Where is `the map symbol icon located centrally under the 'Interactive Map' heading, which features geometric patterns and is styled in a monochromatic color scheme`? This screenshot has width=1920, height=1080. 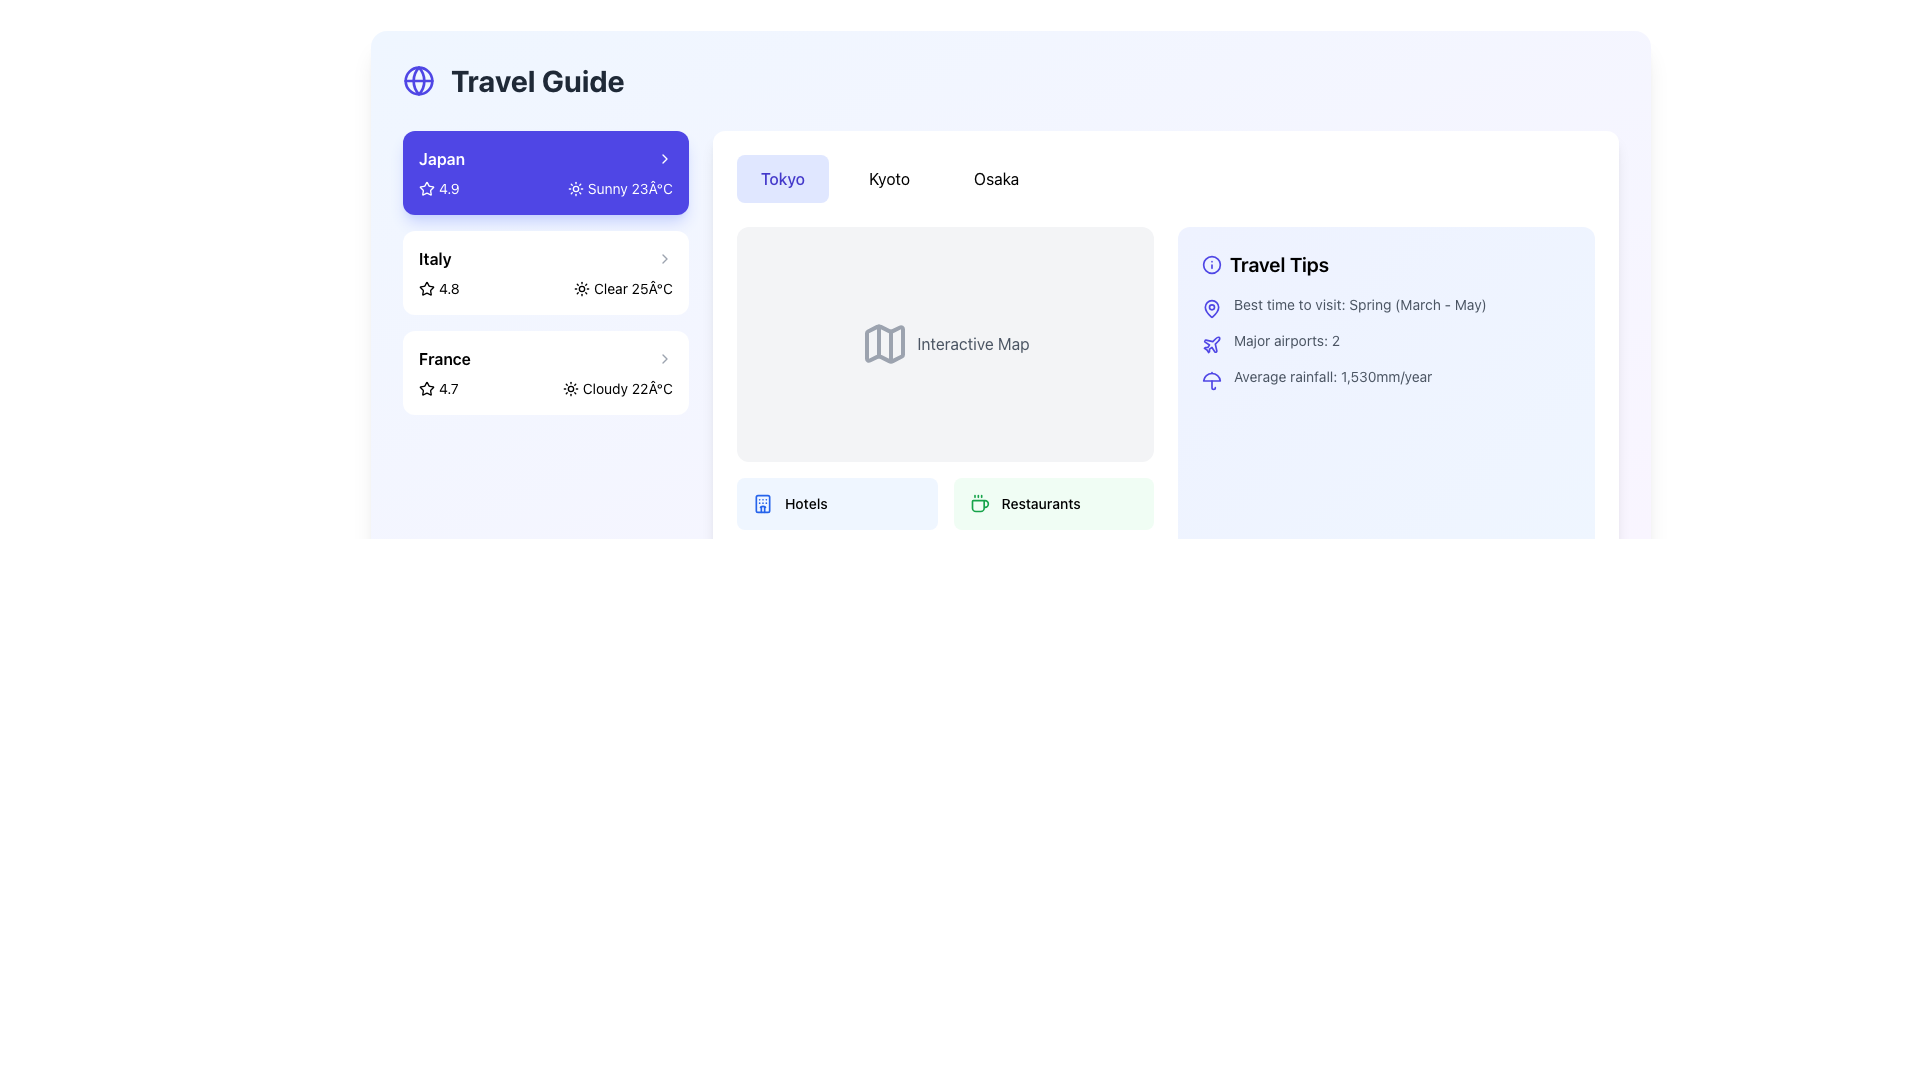 the map symbol icon located centrally under the 'Interactive Map' heading, which features geometric patterns and is styled in a monochromatic color scheme is located at coordinates (884, 343).